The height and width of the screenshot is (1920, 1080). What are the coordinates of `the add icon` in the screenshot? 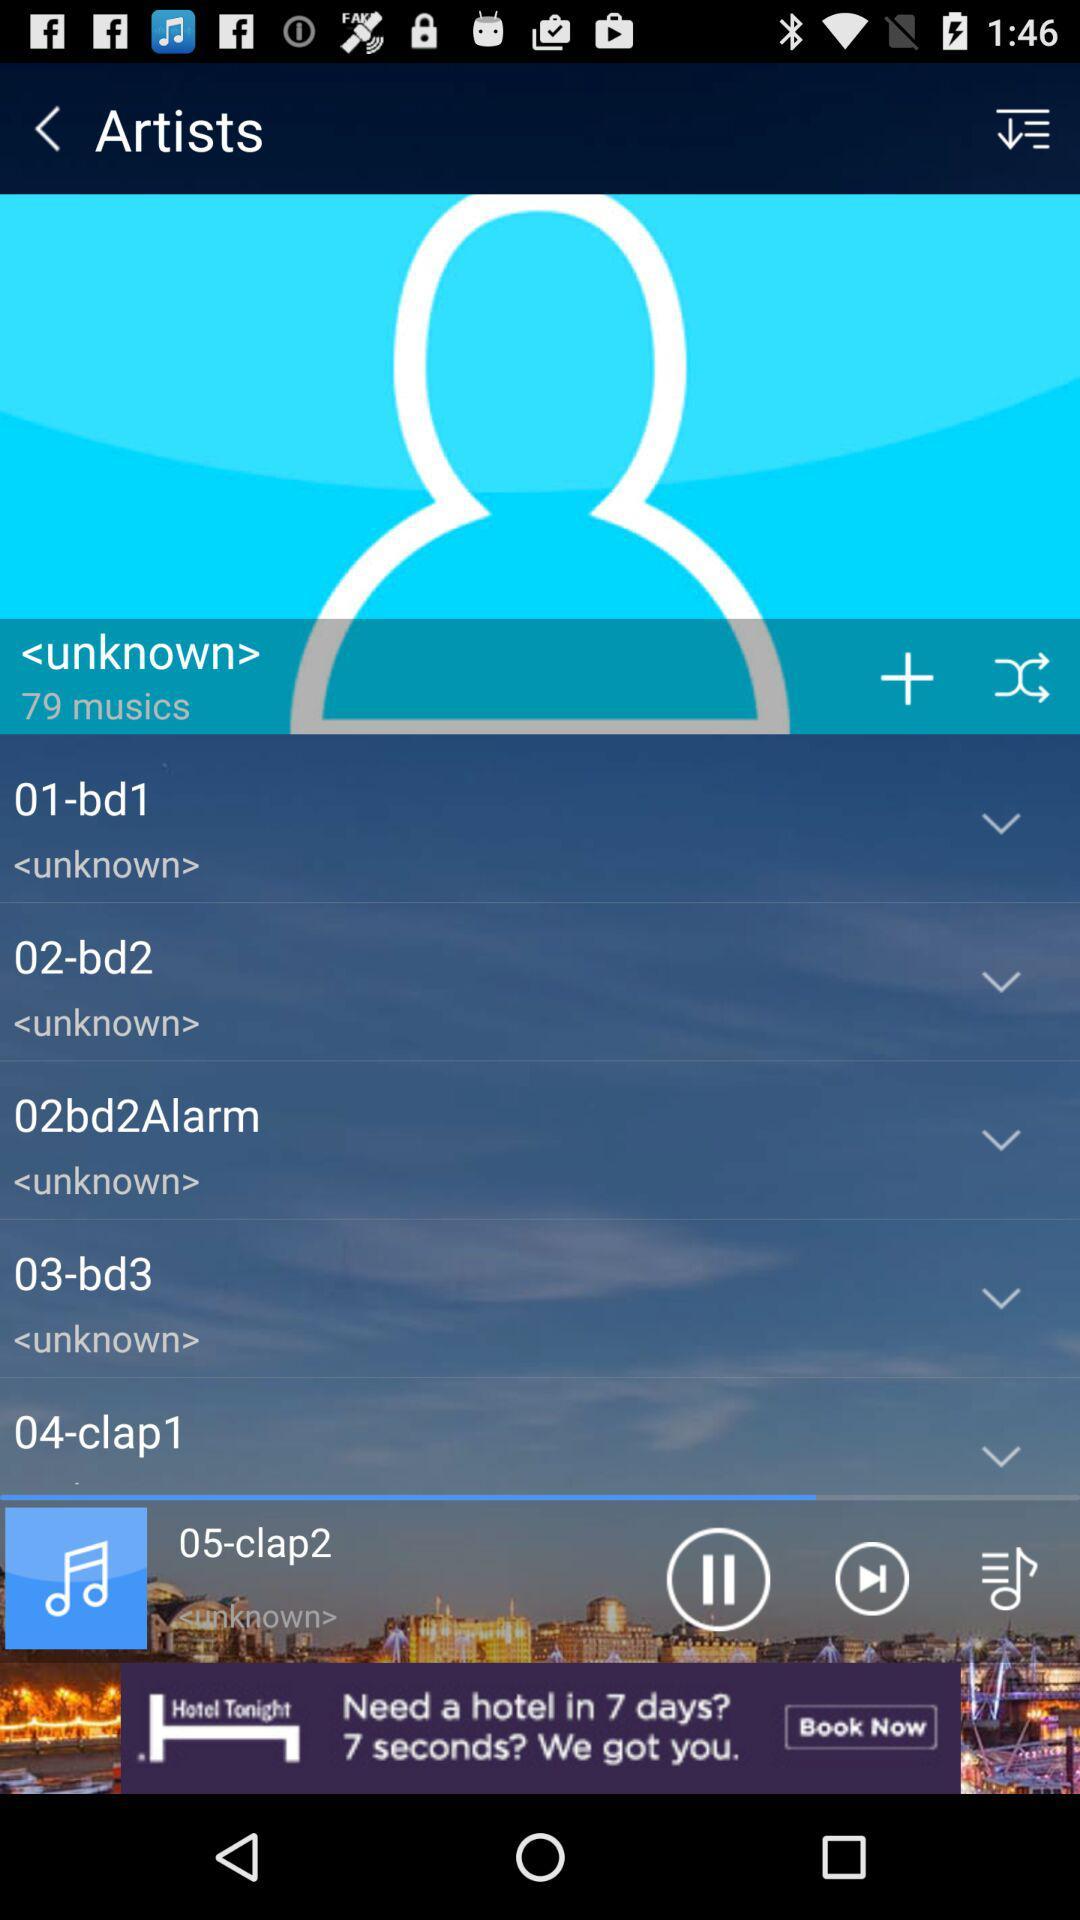 It's located at (906, 723).